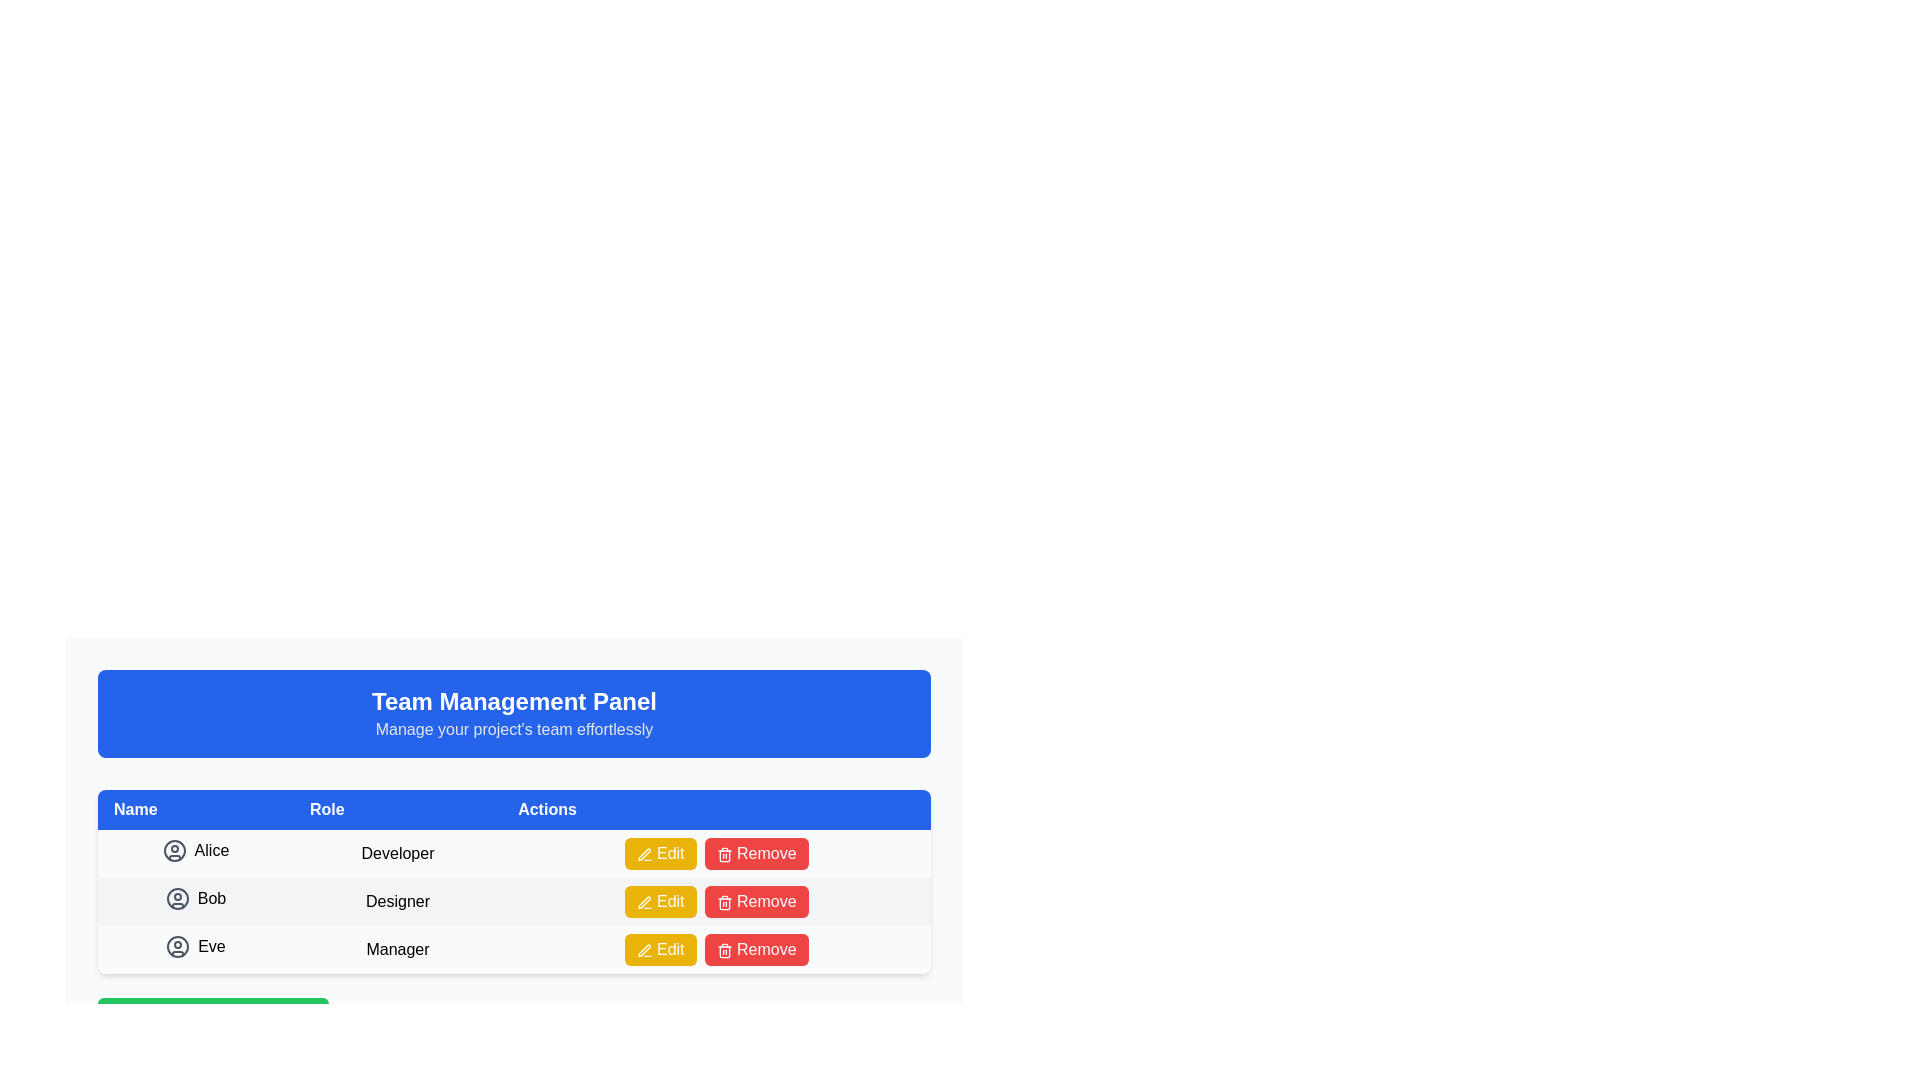  I want to click on the label element displaying the name 'Eve' in the 'Name' column of the third row in a management panel, so click(195, 945).